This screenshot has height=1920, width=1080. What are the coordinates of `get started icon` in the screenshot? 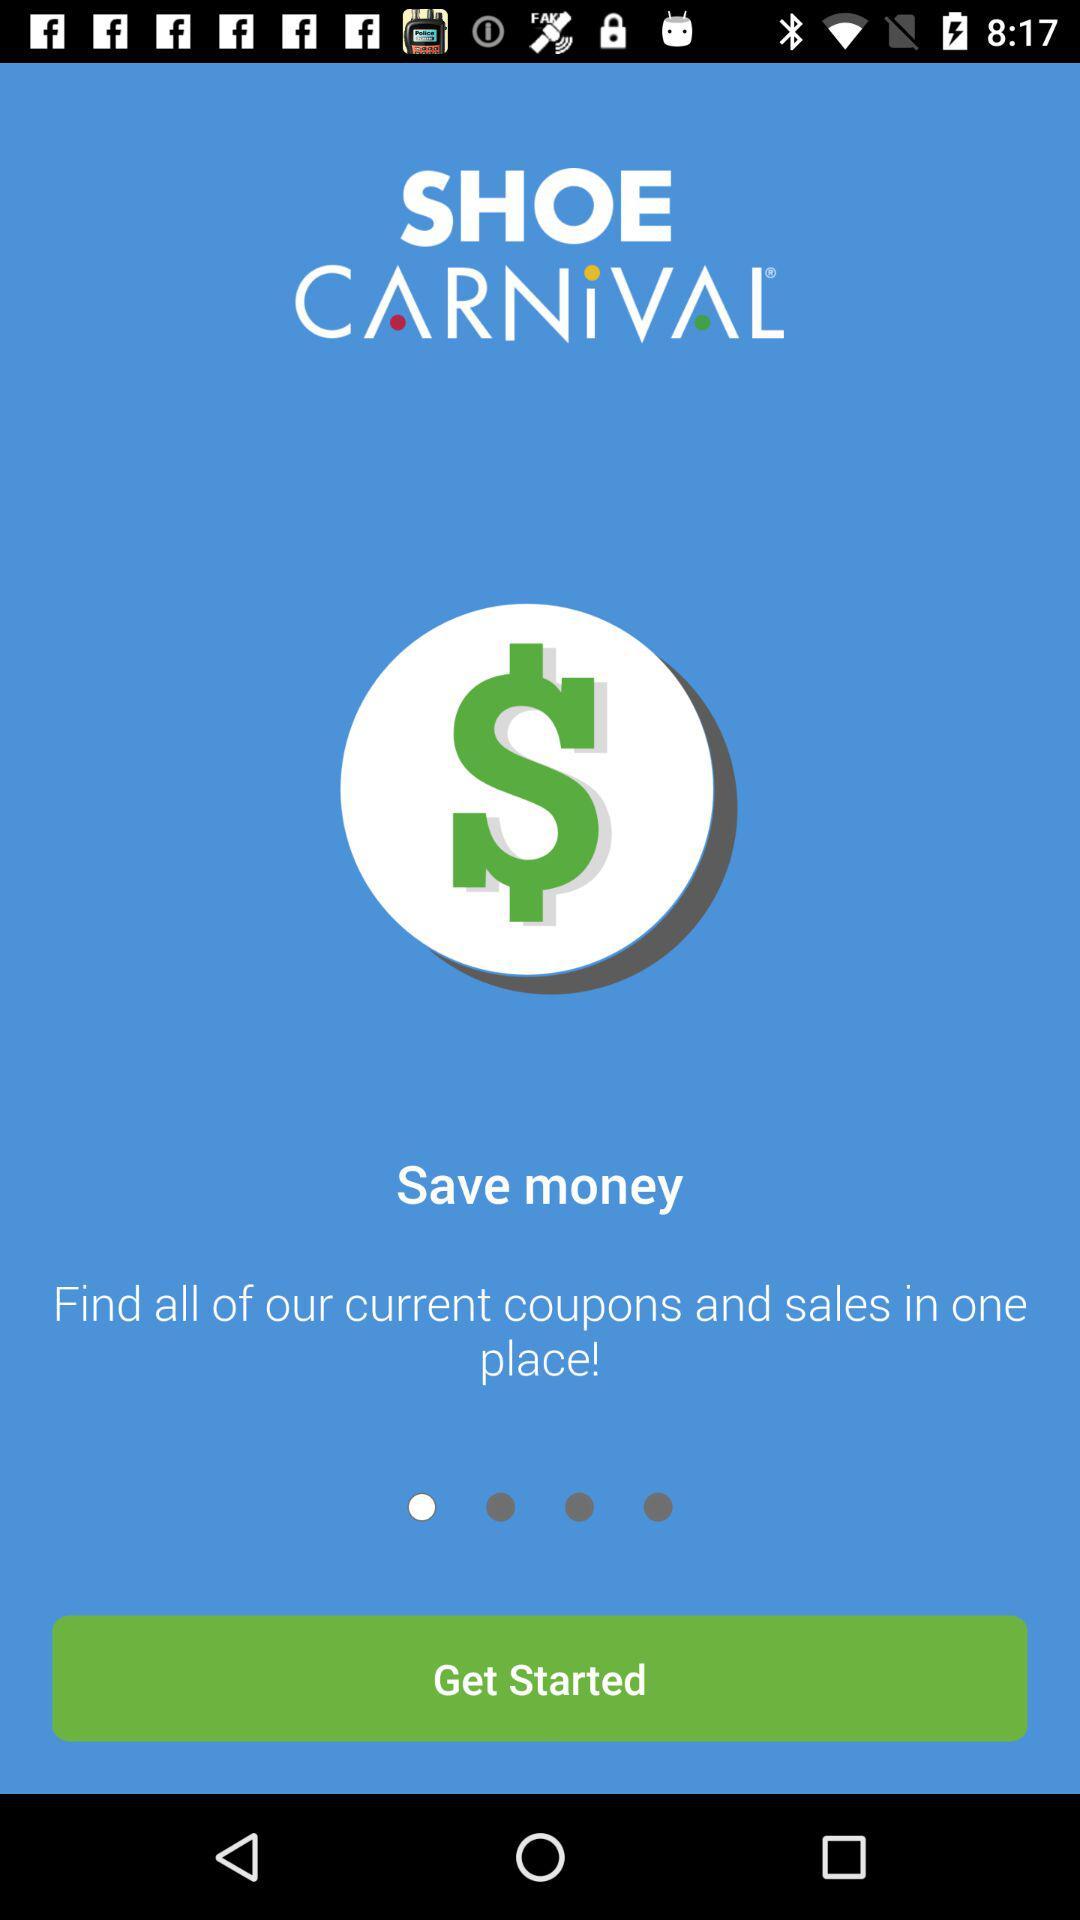 It's located at (540, 1678).